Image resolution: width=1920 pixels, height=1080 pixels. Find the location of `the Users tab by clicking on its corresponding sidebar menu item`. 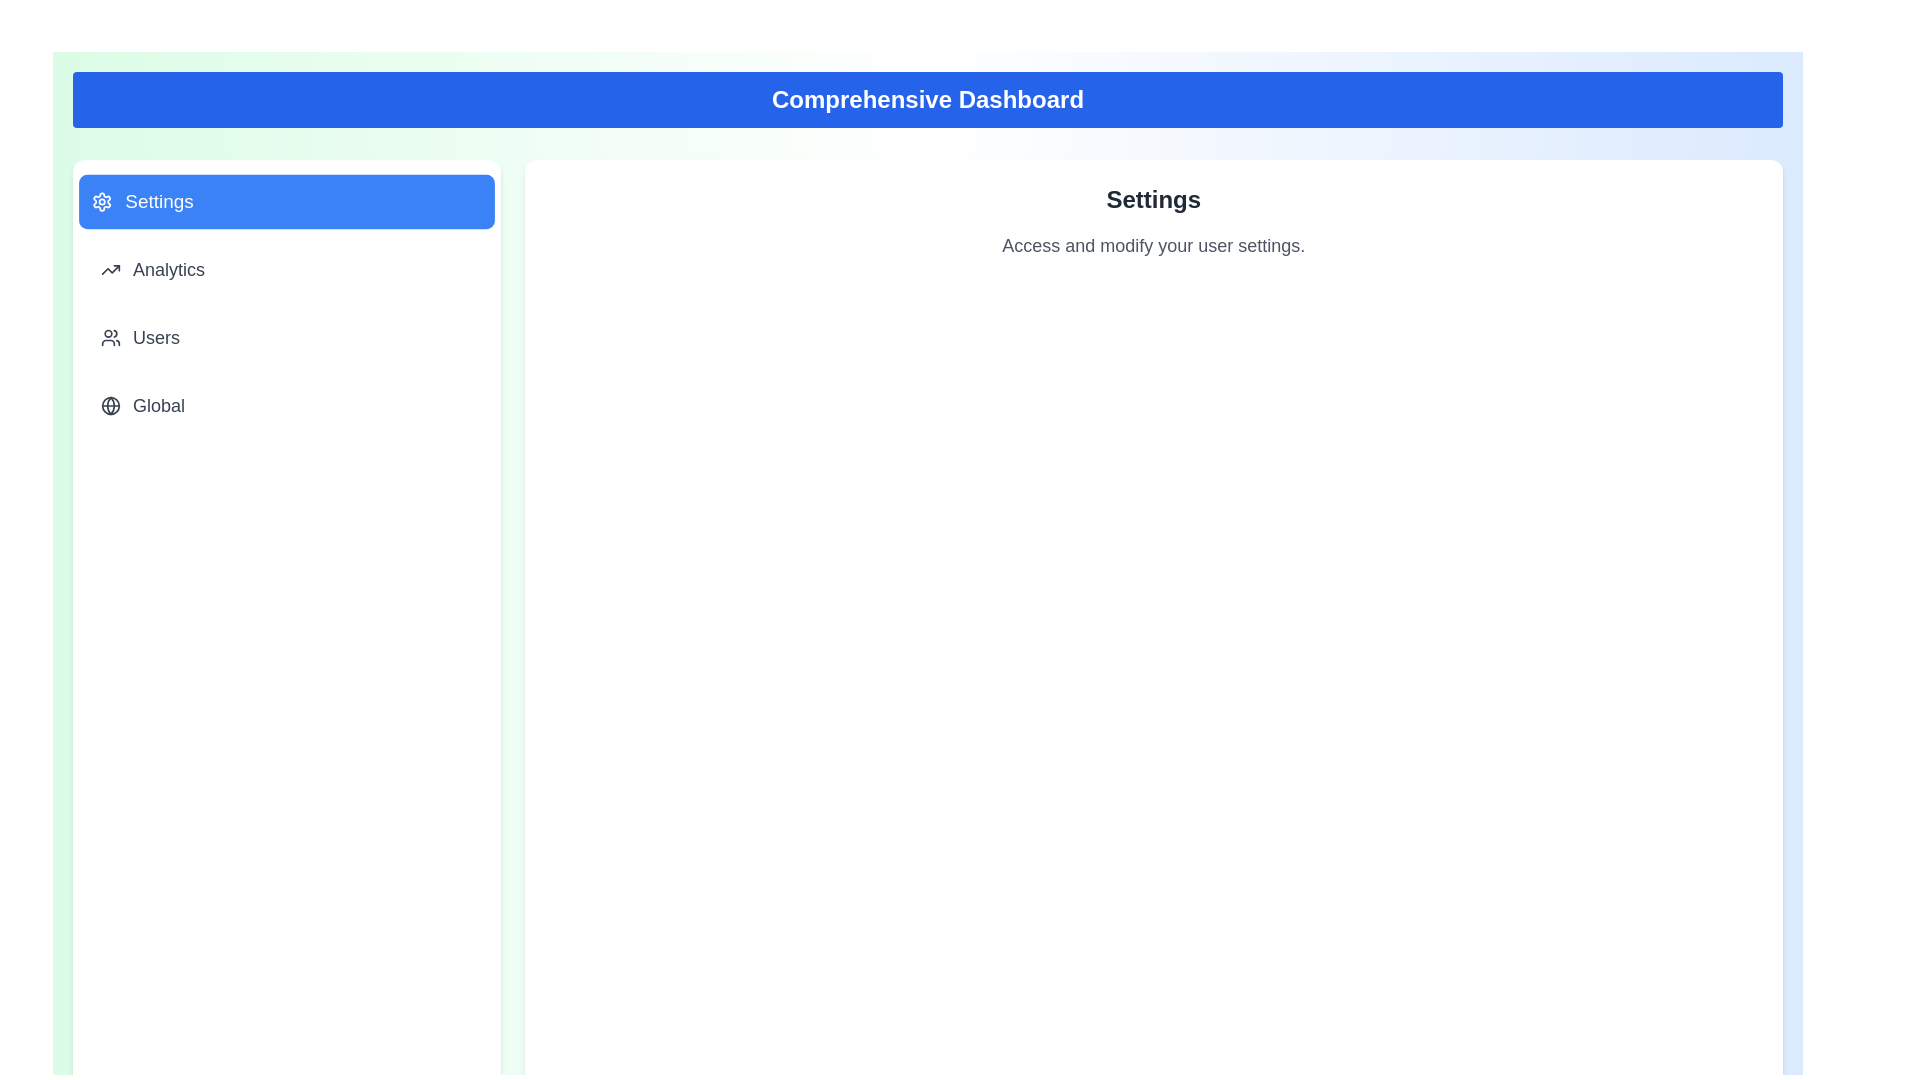

the Users tab by clicking on its corresponding sidebar menu item is located at coordinates (285, 337).